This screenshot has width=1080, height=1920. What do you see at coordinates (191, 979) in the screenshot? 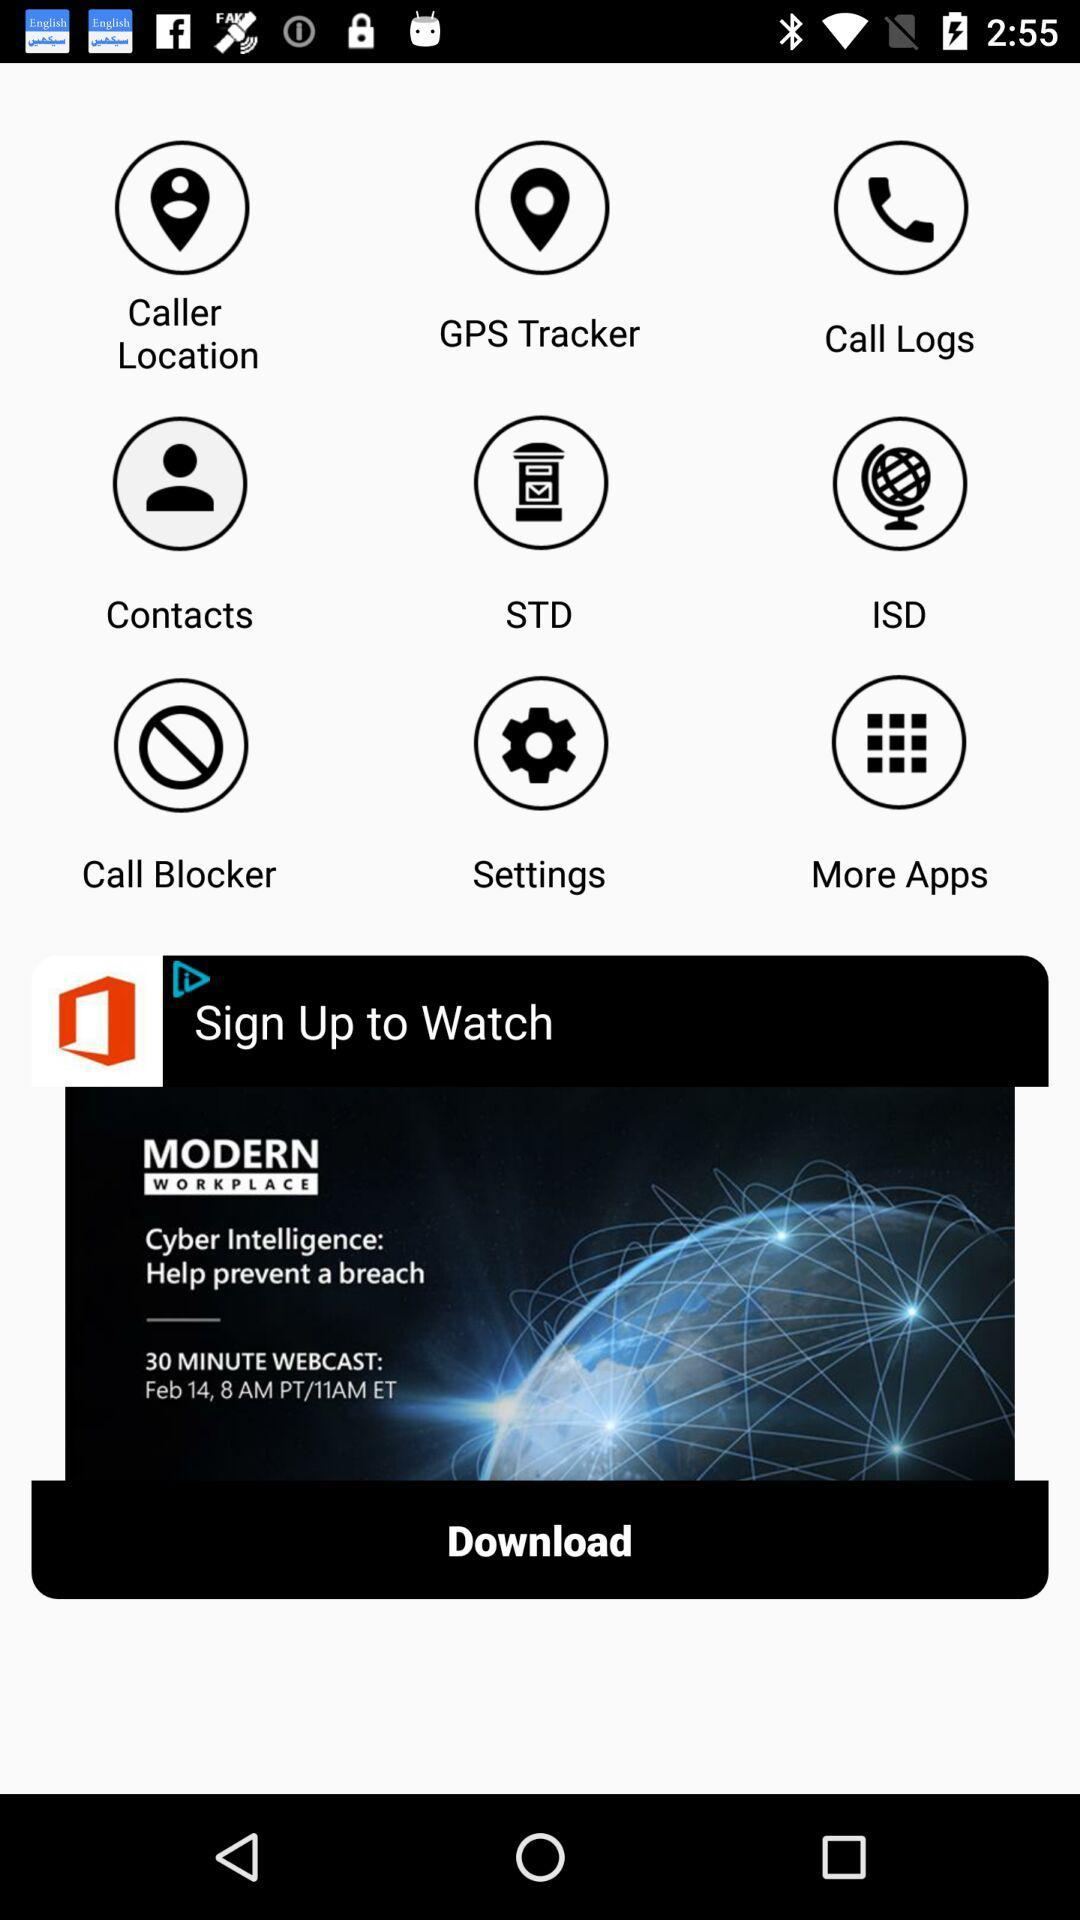
I see `the app below the call blocker` at bounding box center [191, 979].